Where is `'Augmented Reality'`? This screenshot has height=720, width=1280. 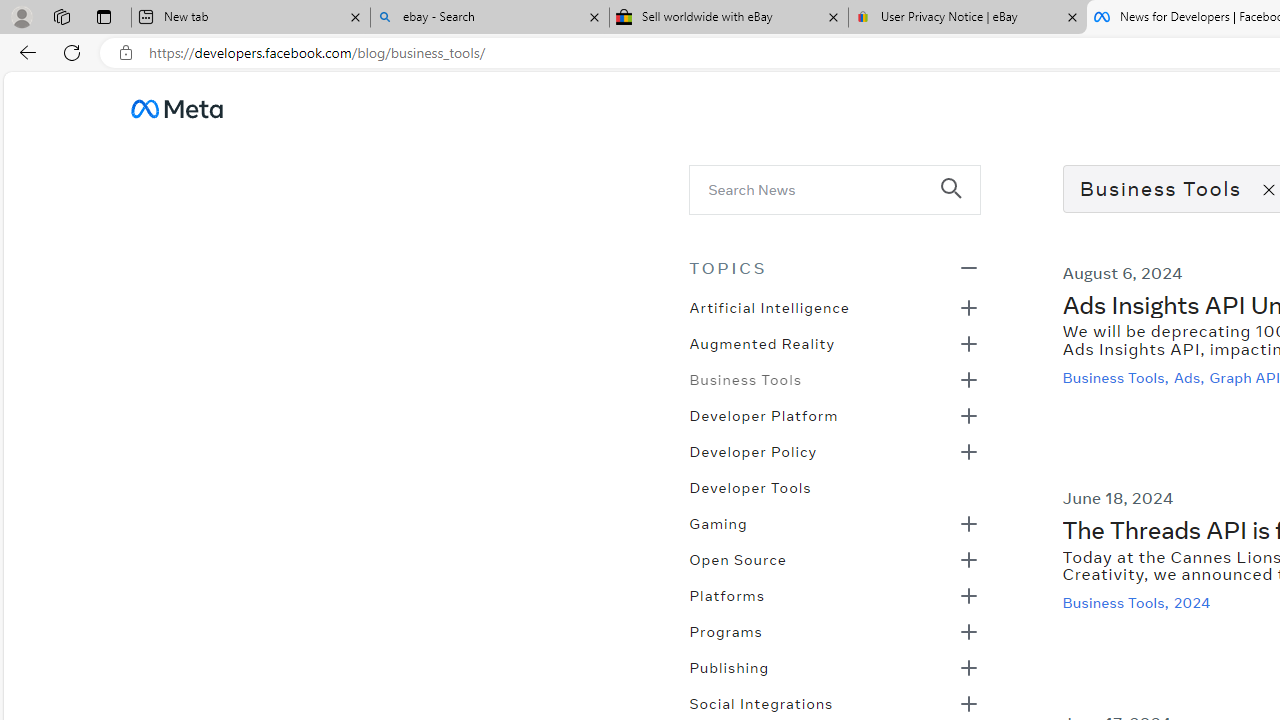 'Augmented Reality' is located at coordinates (761, 341).